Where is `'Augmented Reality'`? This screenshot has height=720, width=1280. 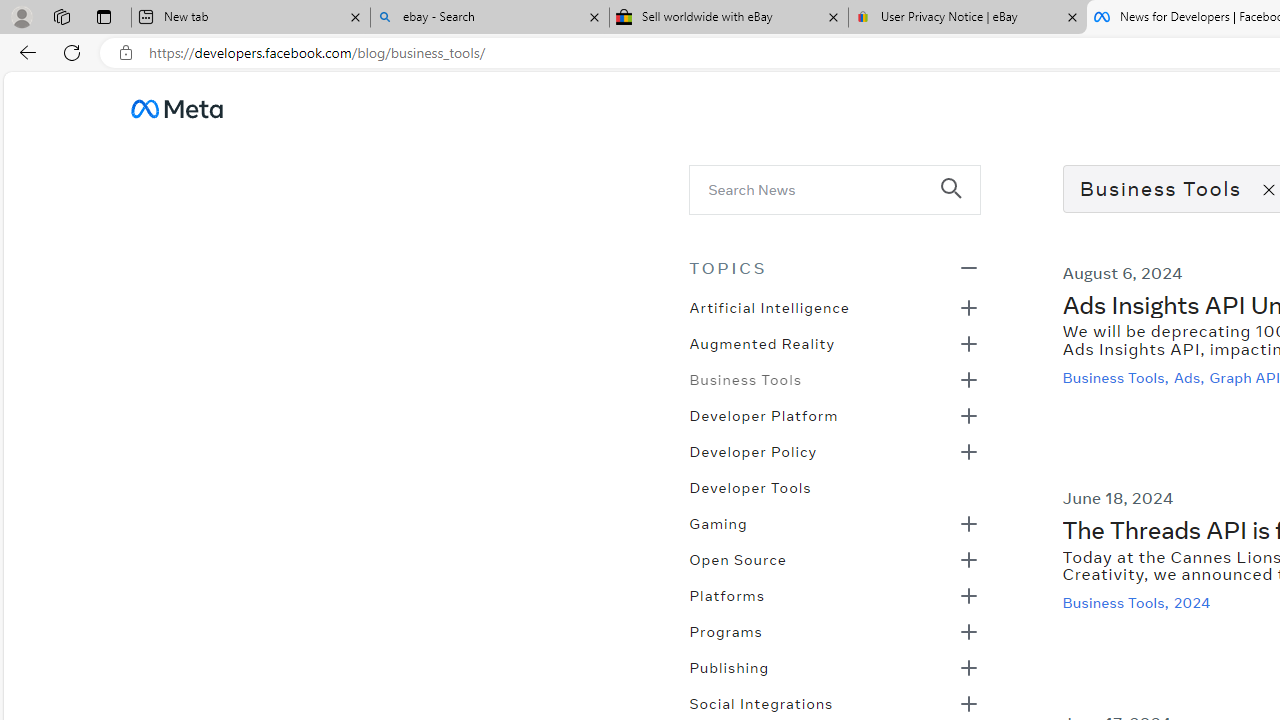 'Augmented Reality' is located at coordinates (761, 341).